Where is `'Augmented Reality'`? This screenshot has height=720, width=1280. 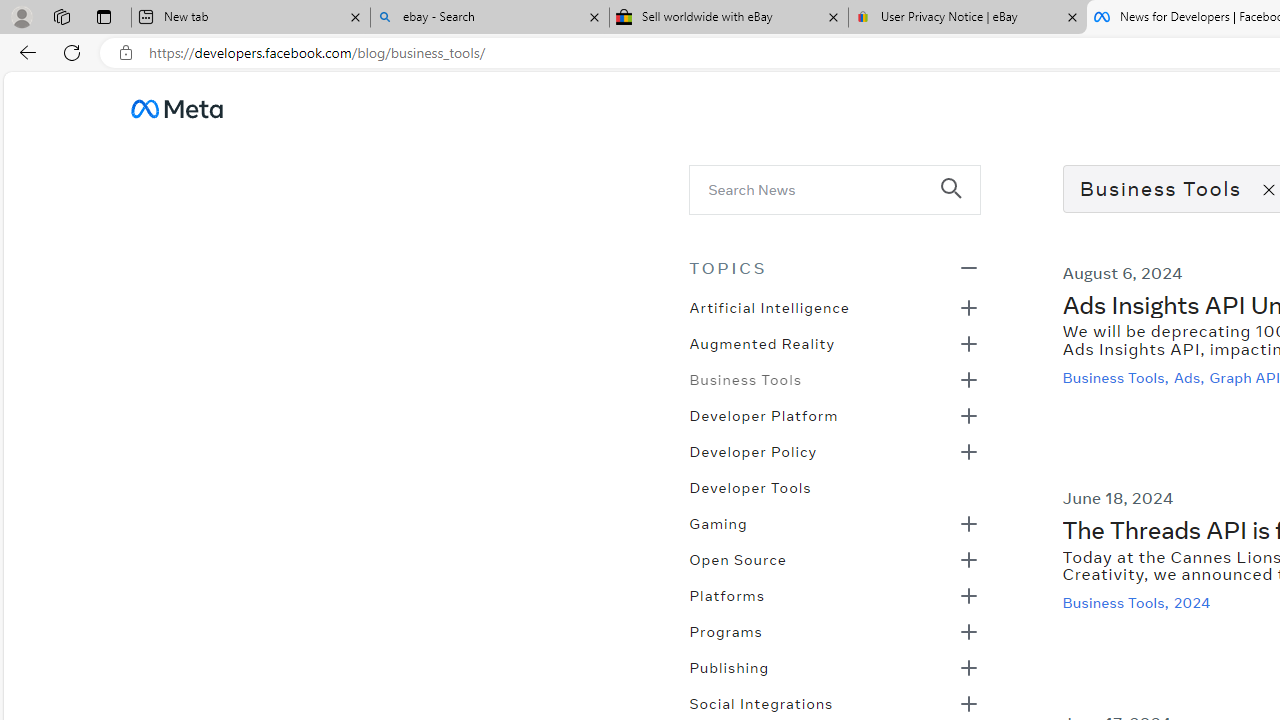 'Augmented Reality' is located at coordinates (761, 341).